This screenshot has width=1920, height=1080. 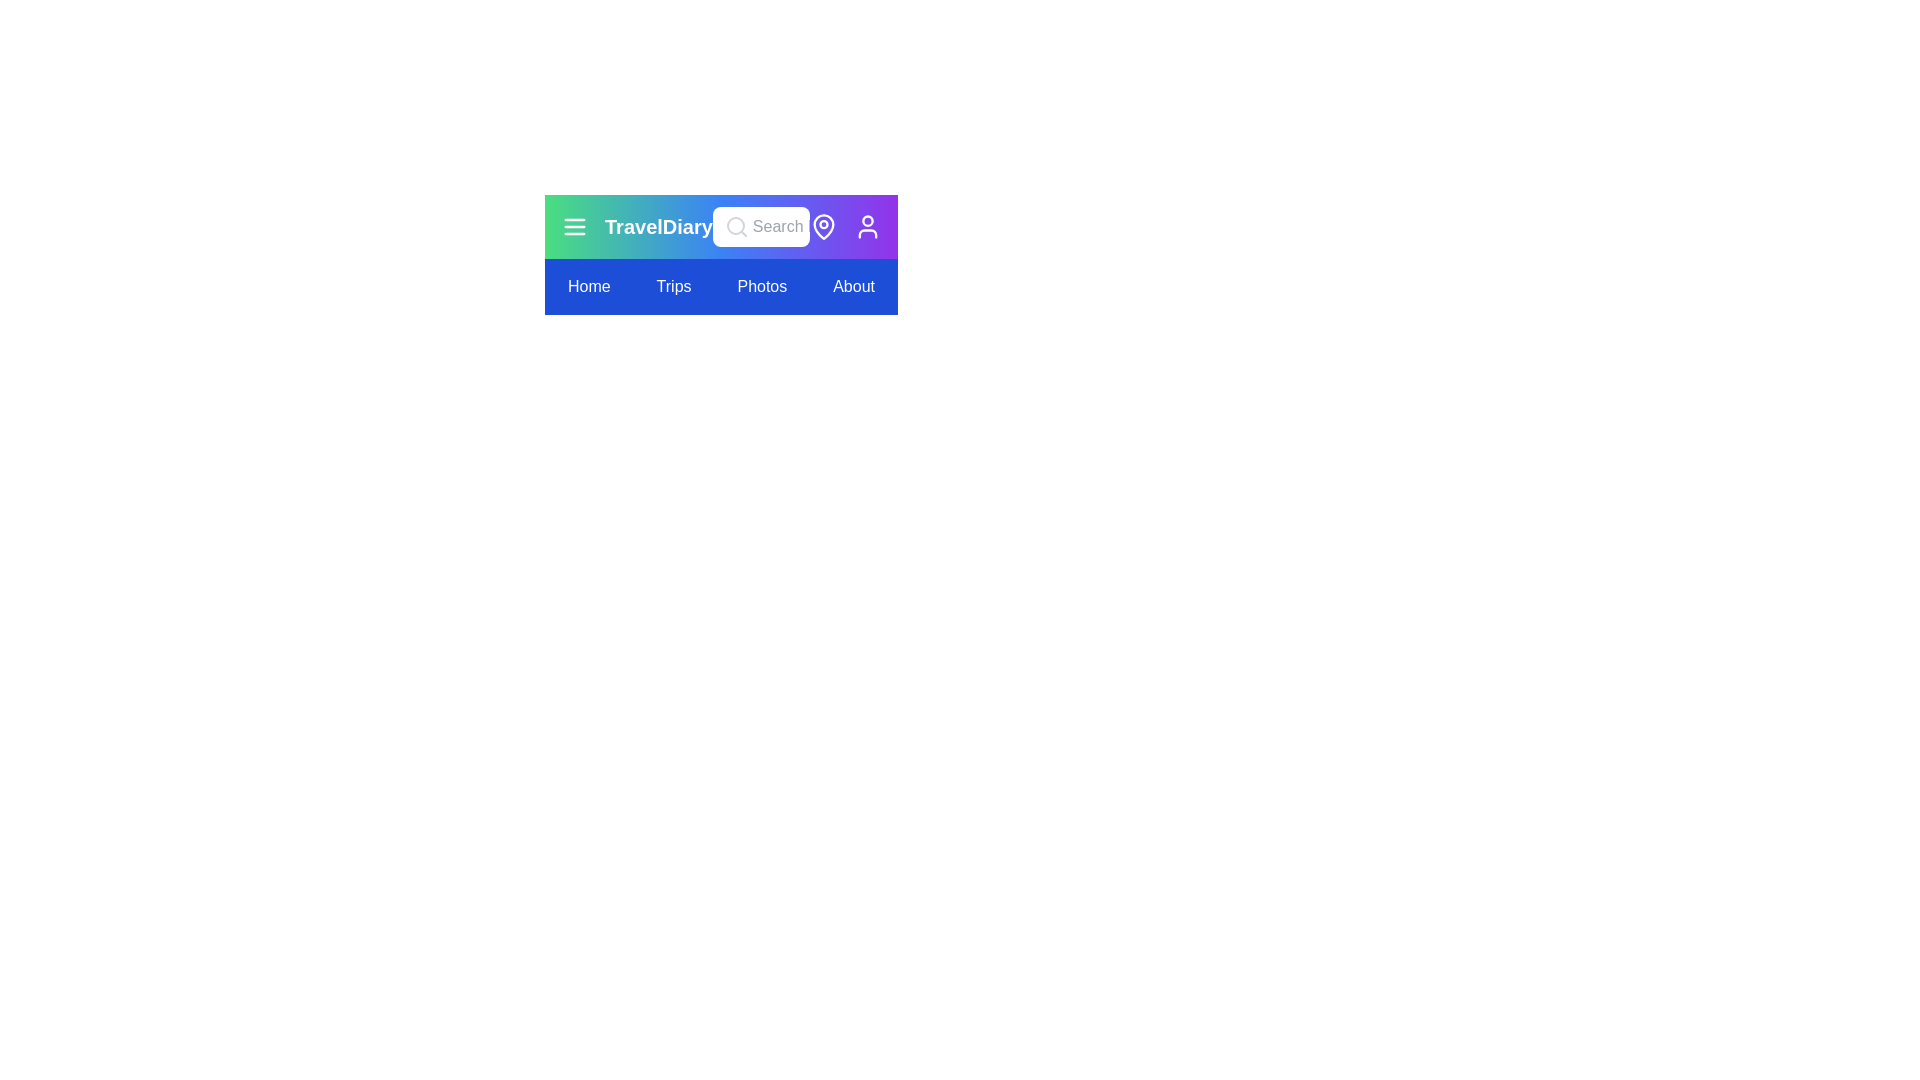 What do you see at coordinates (854, 286) in the screenshot?
I see `the menu item labeled About` at bounding box center [854, 286].